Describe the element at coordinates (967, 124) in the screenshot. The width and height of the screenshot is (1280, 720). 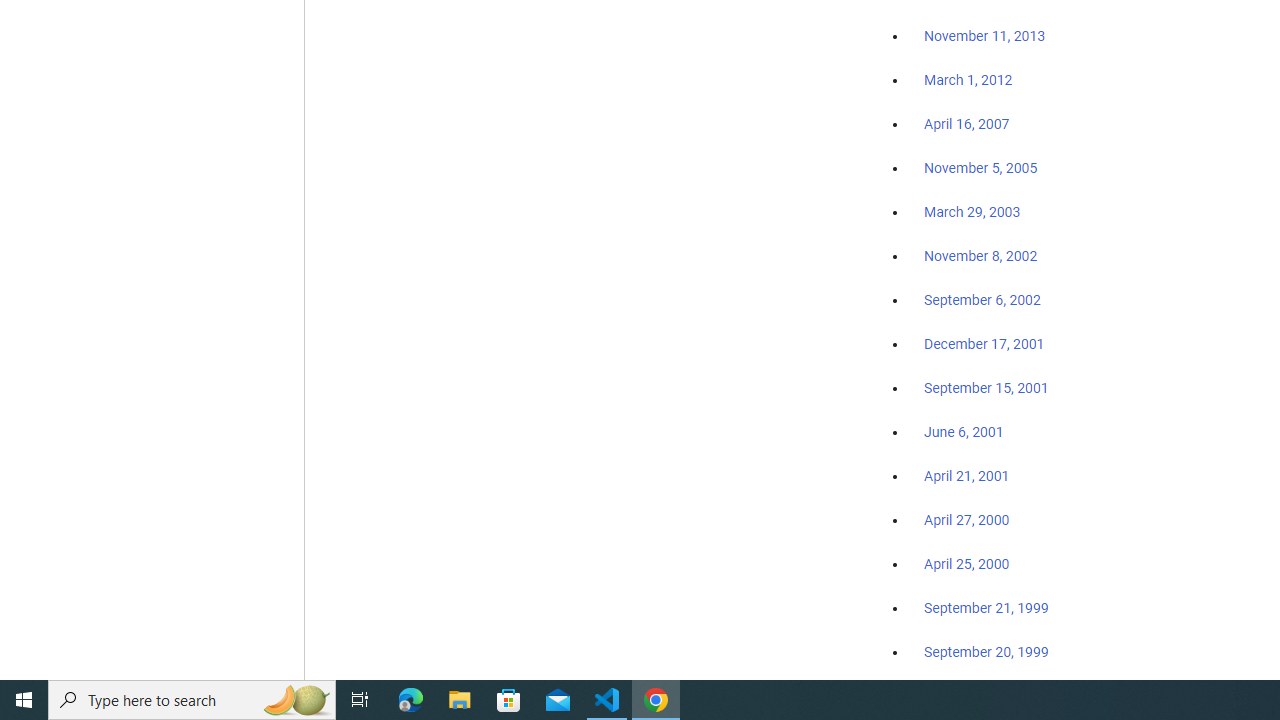
I see `'April 16, 2007'` at that location.